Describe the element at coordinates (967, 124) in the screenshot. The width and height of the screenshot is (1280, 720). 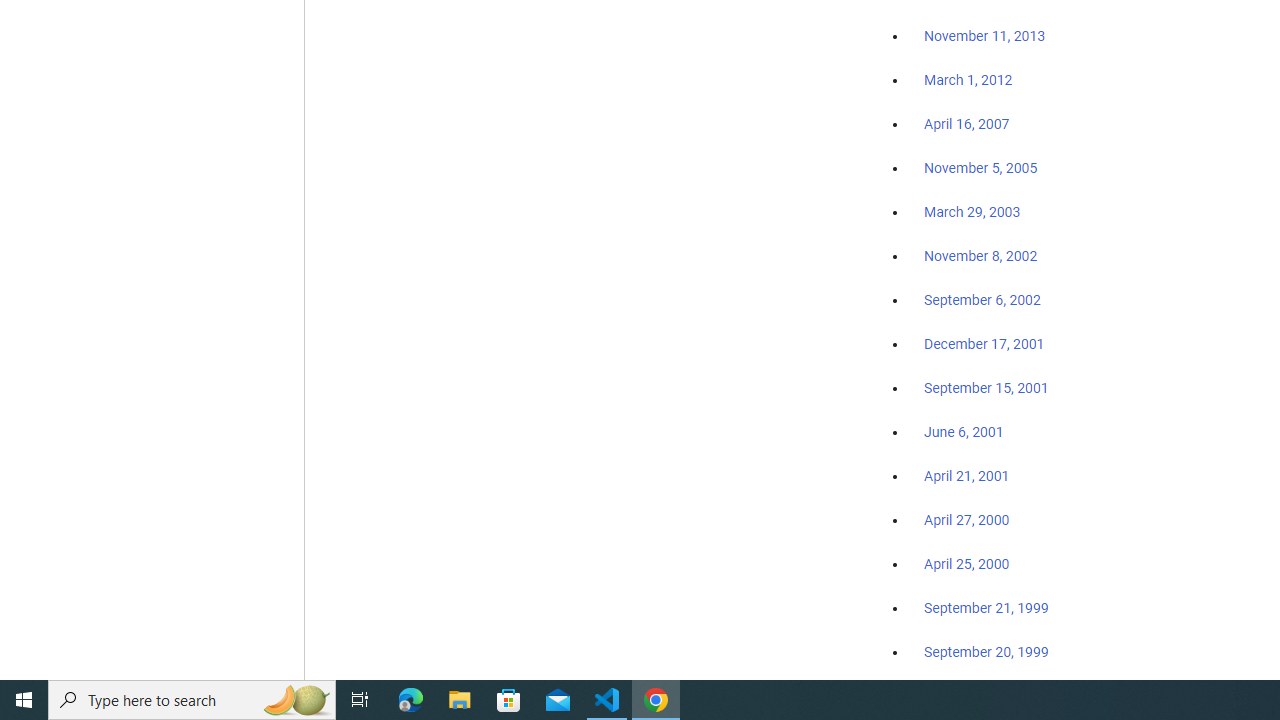
I see `'April 16, 2007'` at that location.